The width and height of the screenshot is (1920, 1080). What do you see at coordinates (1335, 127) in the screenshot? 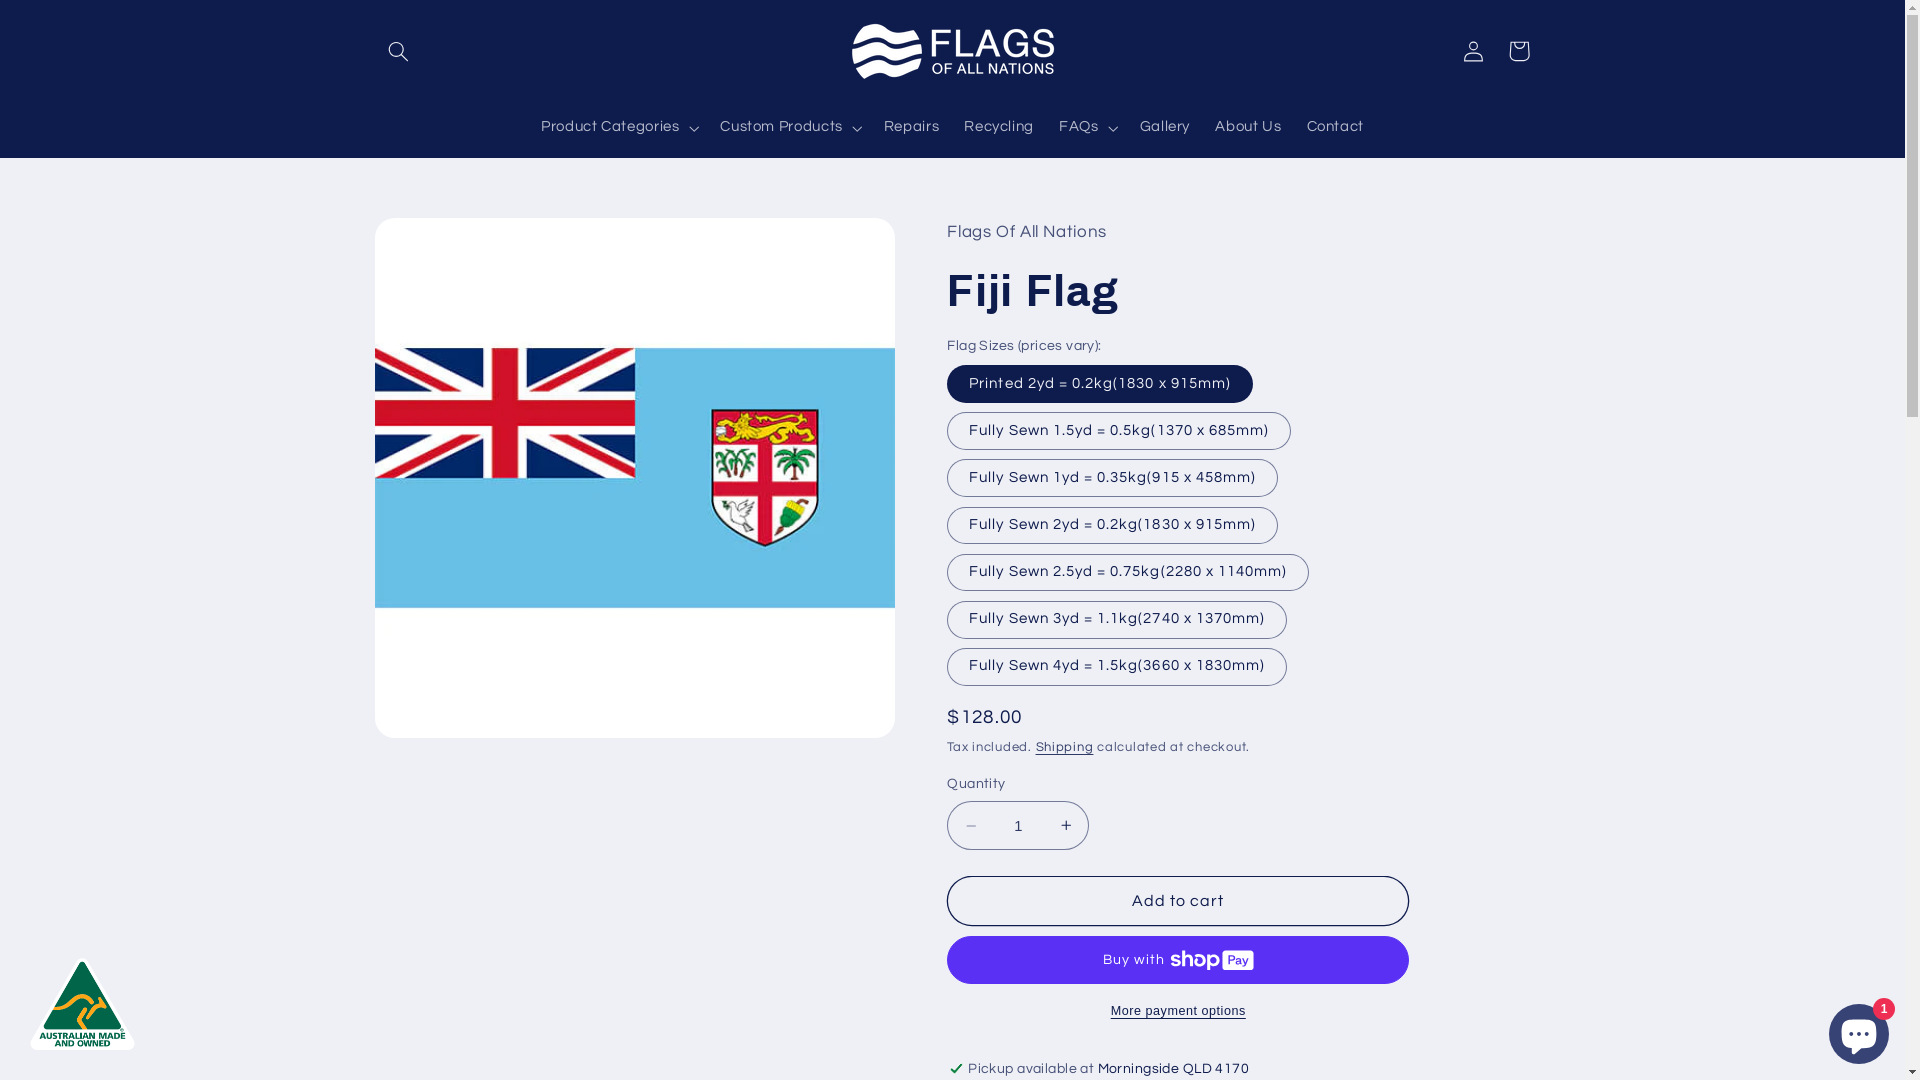
I see `'Contact'` at bounding box center [1335, 127].